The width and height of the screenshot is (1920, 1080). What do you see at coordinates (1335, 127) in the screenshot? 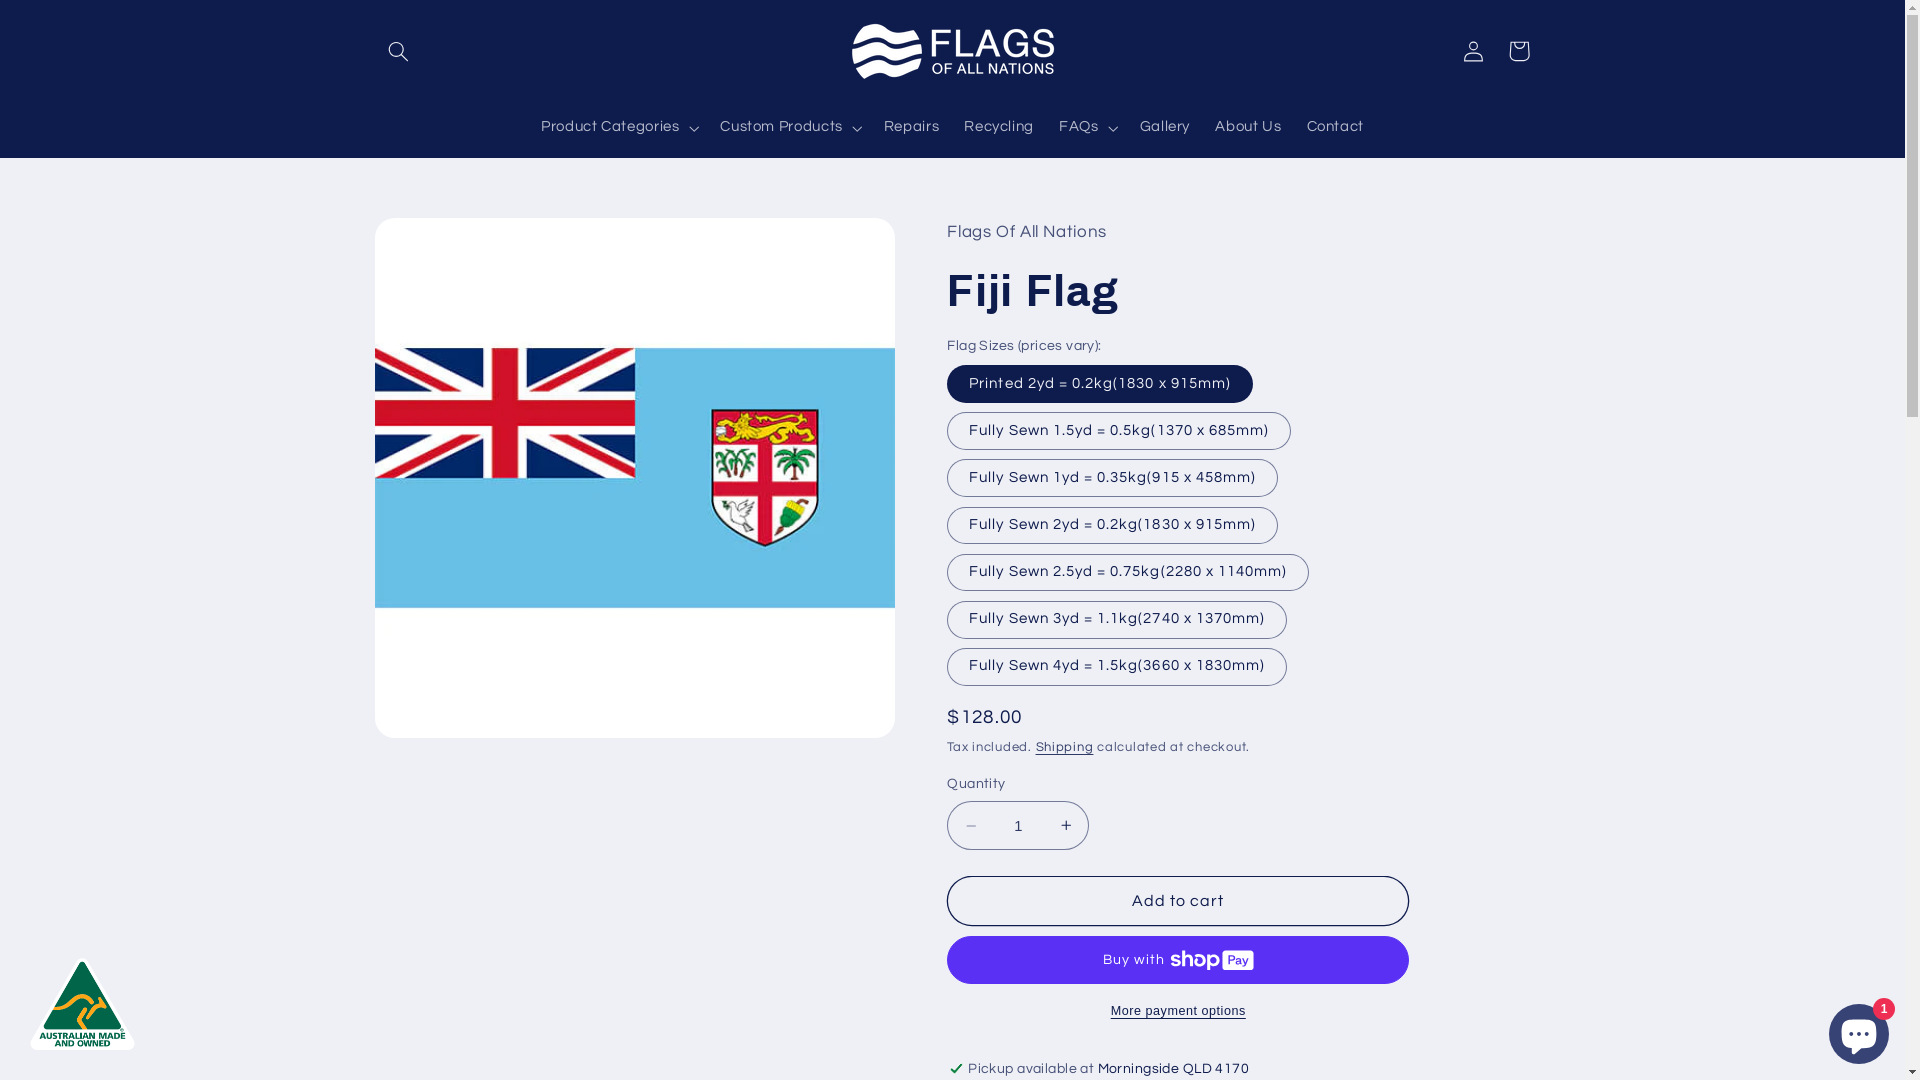
I see `'Contact'` at bounding box center [1335, 127].